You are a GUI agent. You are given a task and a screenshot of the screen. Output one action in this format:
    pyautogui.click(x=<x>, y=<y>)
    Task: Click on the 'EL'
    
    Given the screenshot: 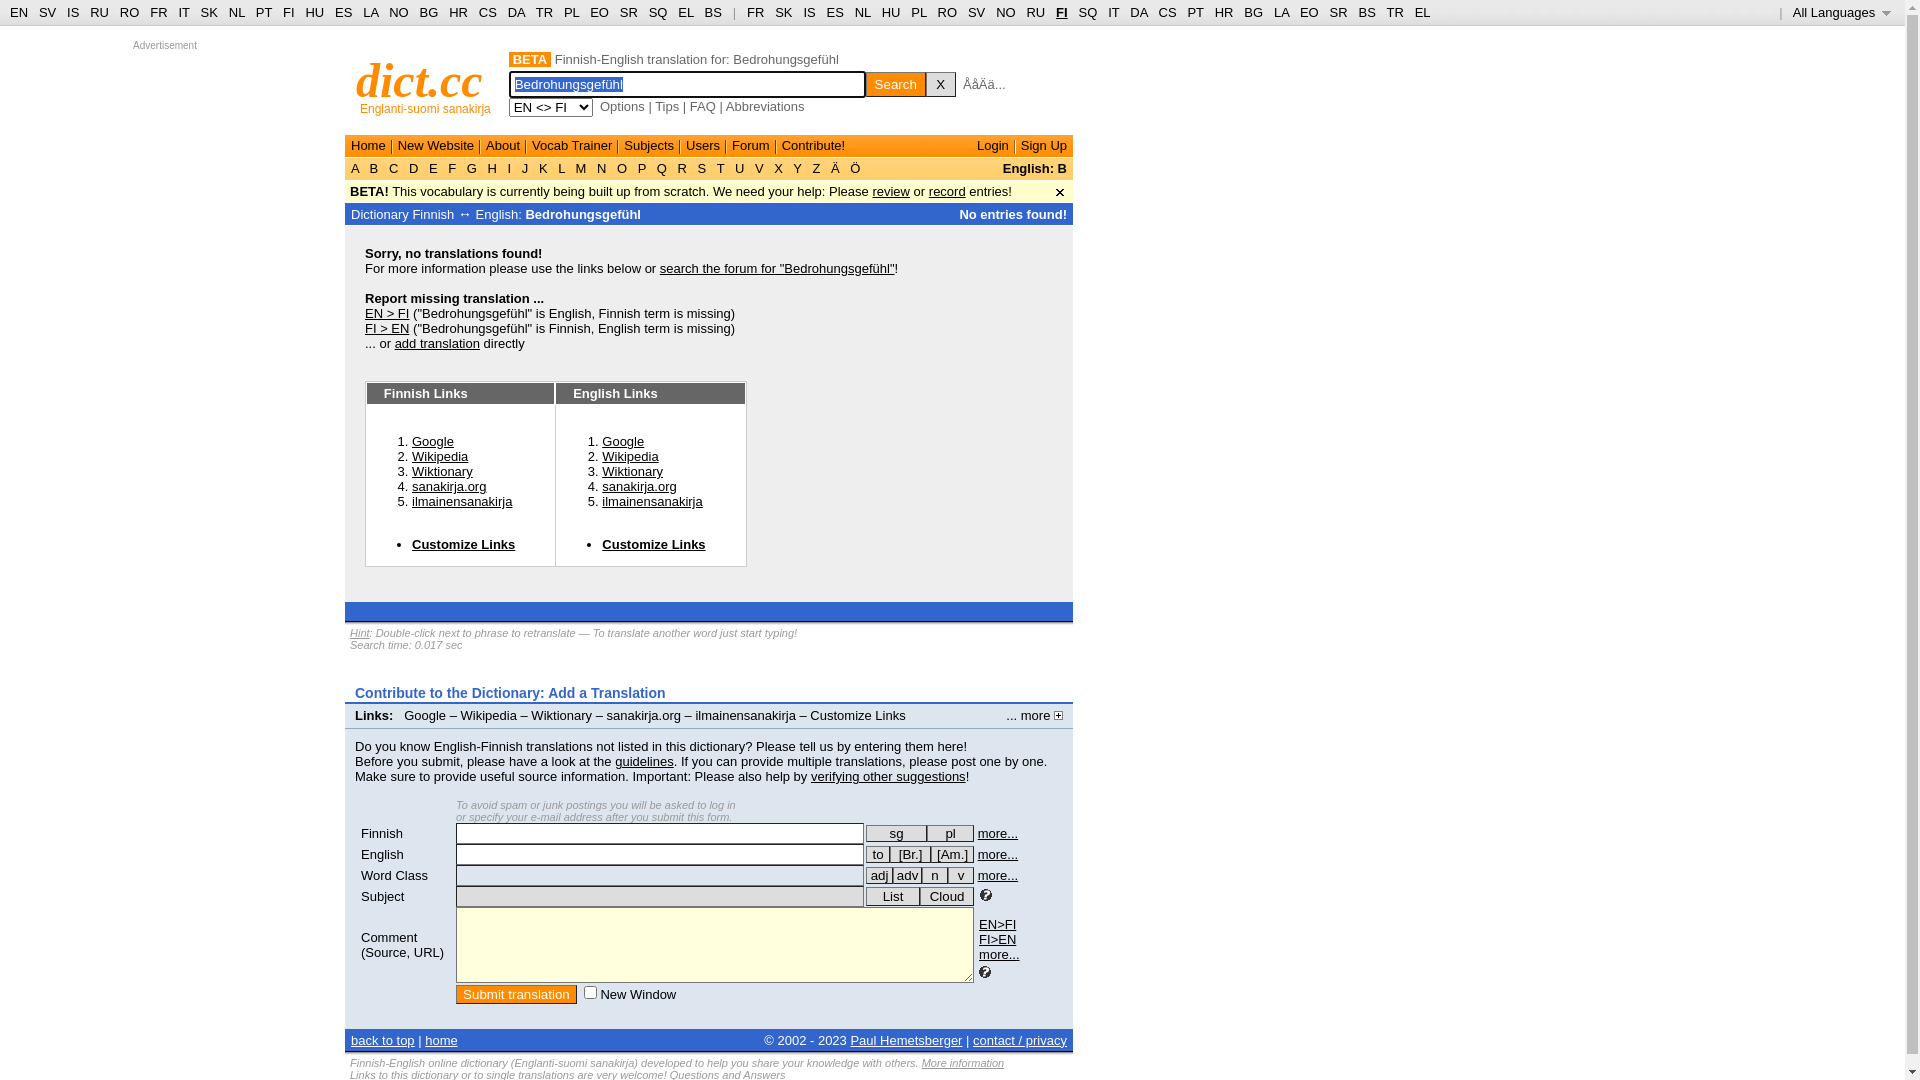 What is the action you would take?
    pyautogui.click(x=1421, y=12)
    